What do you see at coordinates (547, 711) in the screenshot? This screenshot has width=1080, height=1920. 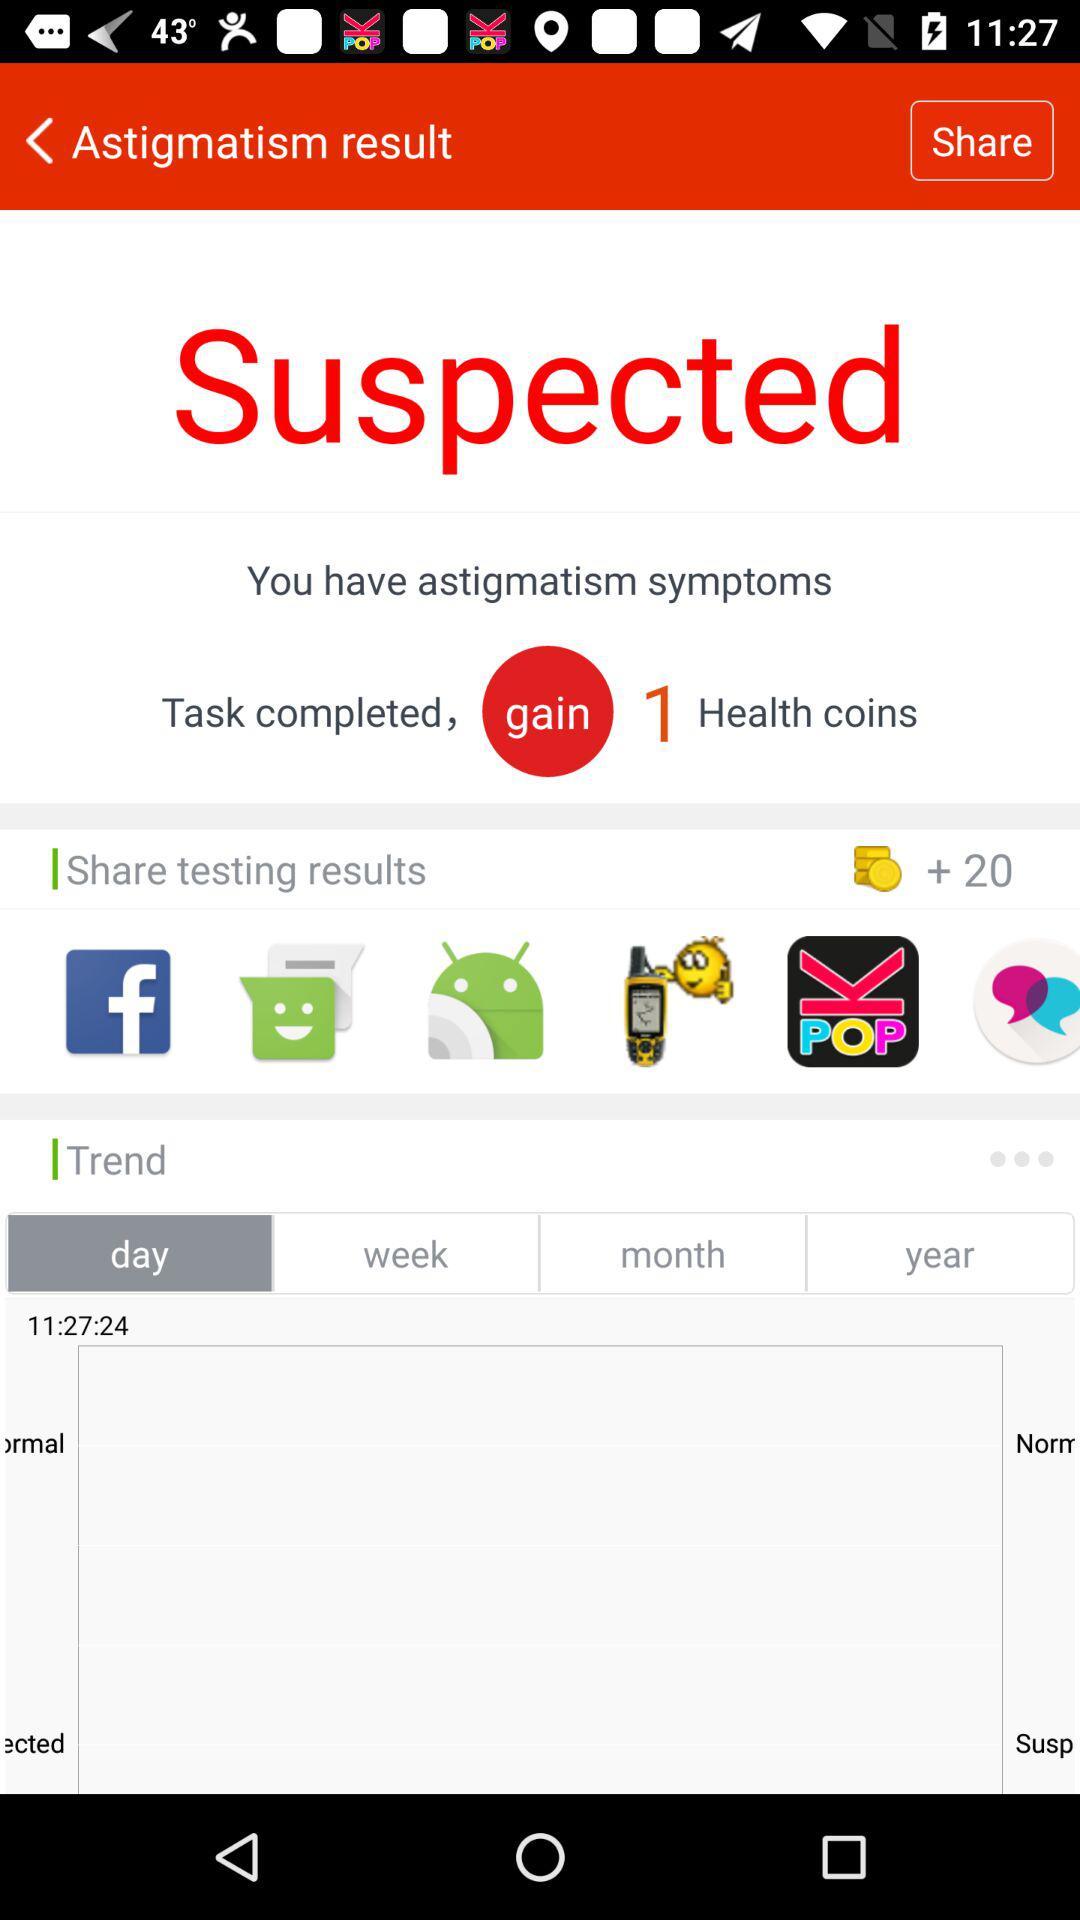 I see `gain item` at bounding box center [547, 711].